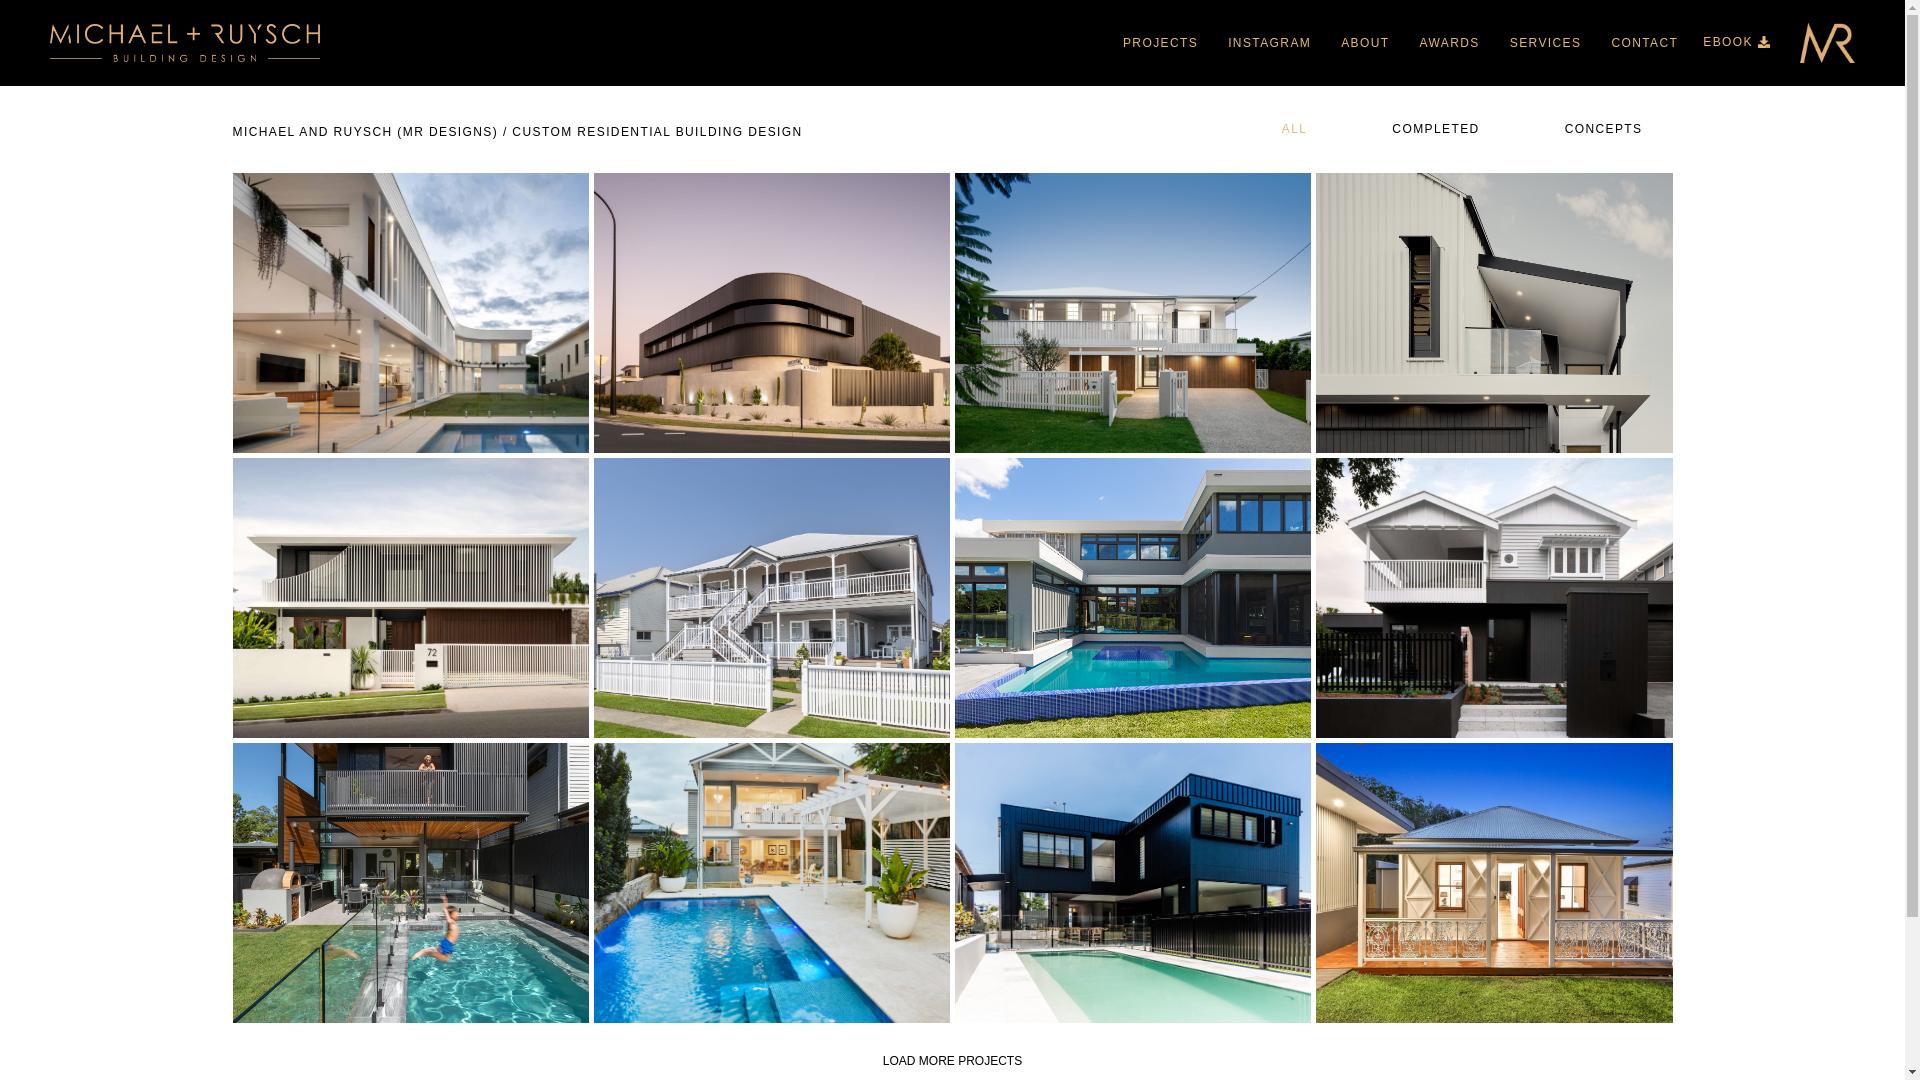 The image size is (1920, 1080). I want to click on 'INSTAGRAM', so click(1268, 42).